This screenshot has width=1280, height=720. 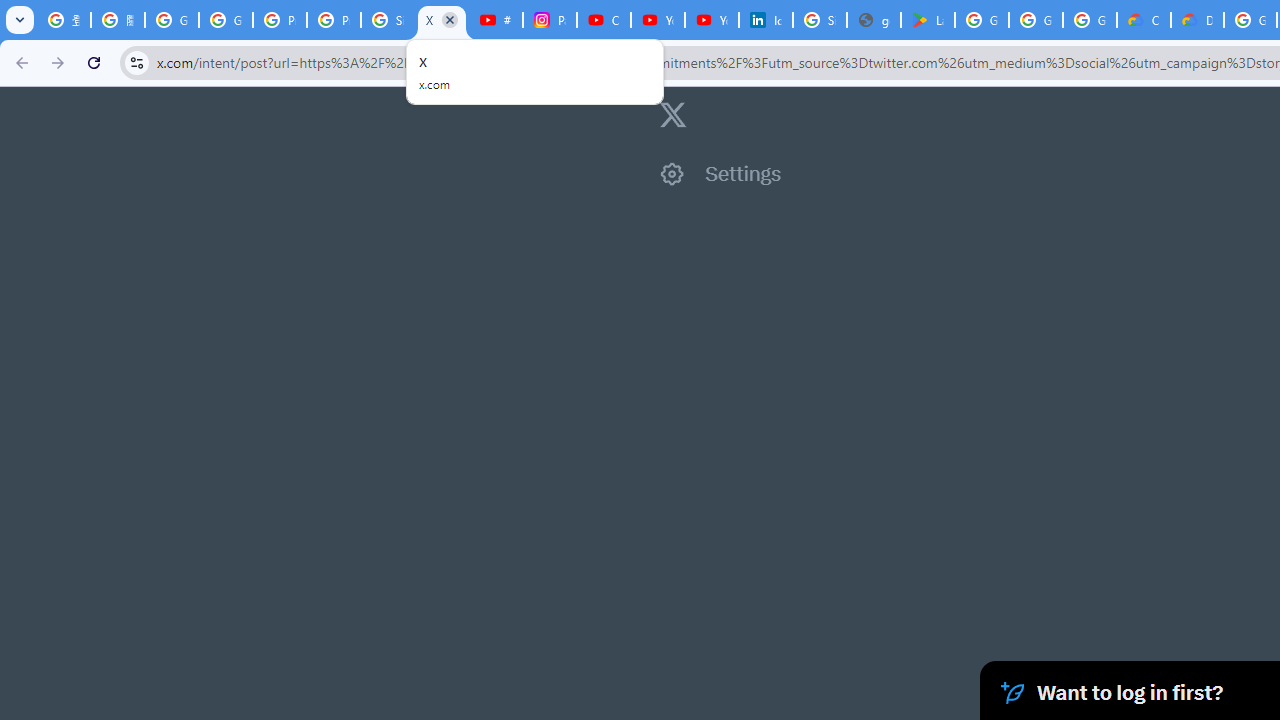 I want to click on 'YouTube Culture & Trends - YouTube Top 10, 2021', so click(x=711, y=20).